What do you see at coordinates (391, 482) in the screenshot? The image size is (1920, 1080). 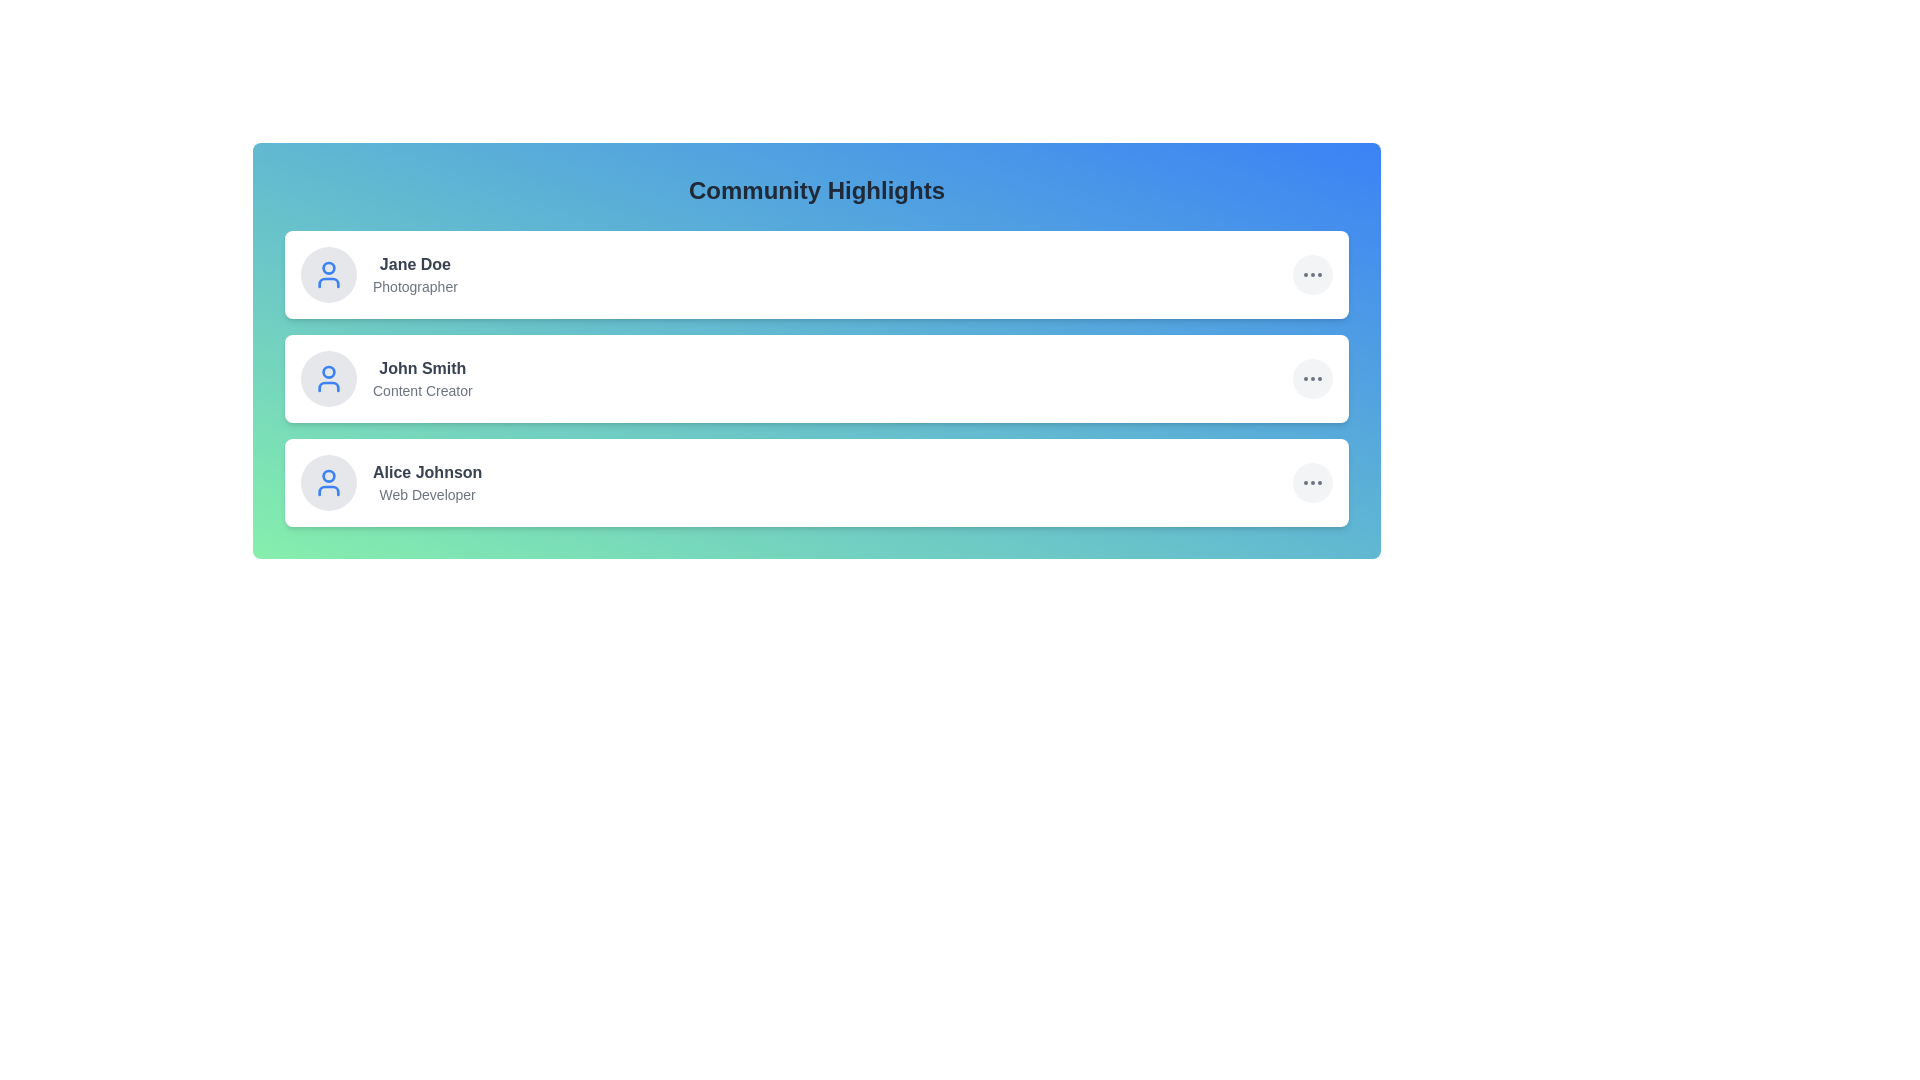 I see `the combined textual and graphical display component showing 'Alice Johnson' as a Web Developer` at bounding box center [391, 482].